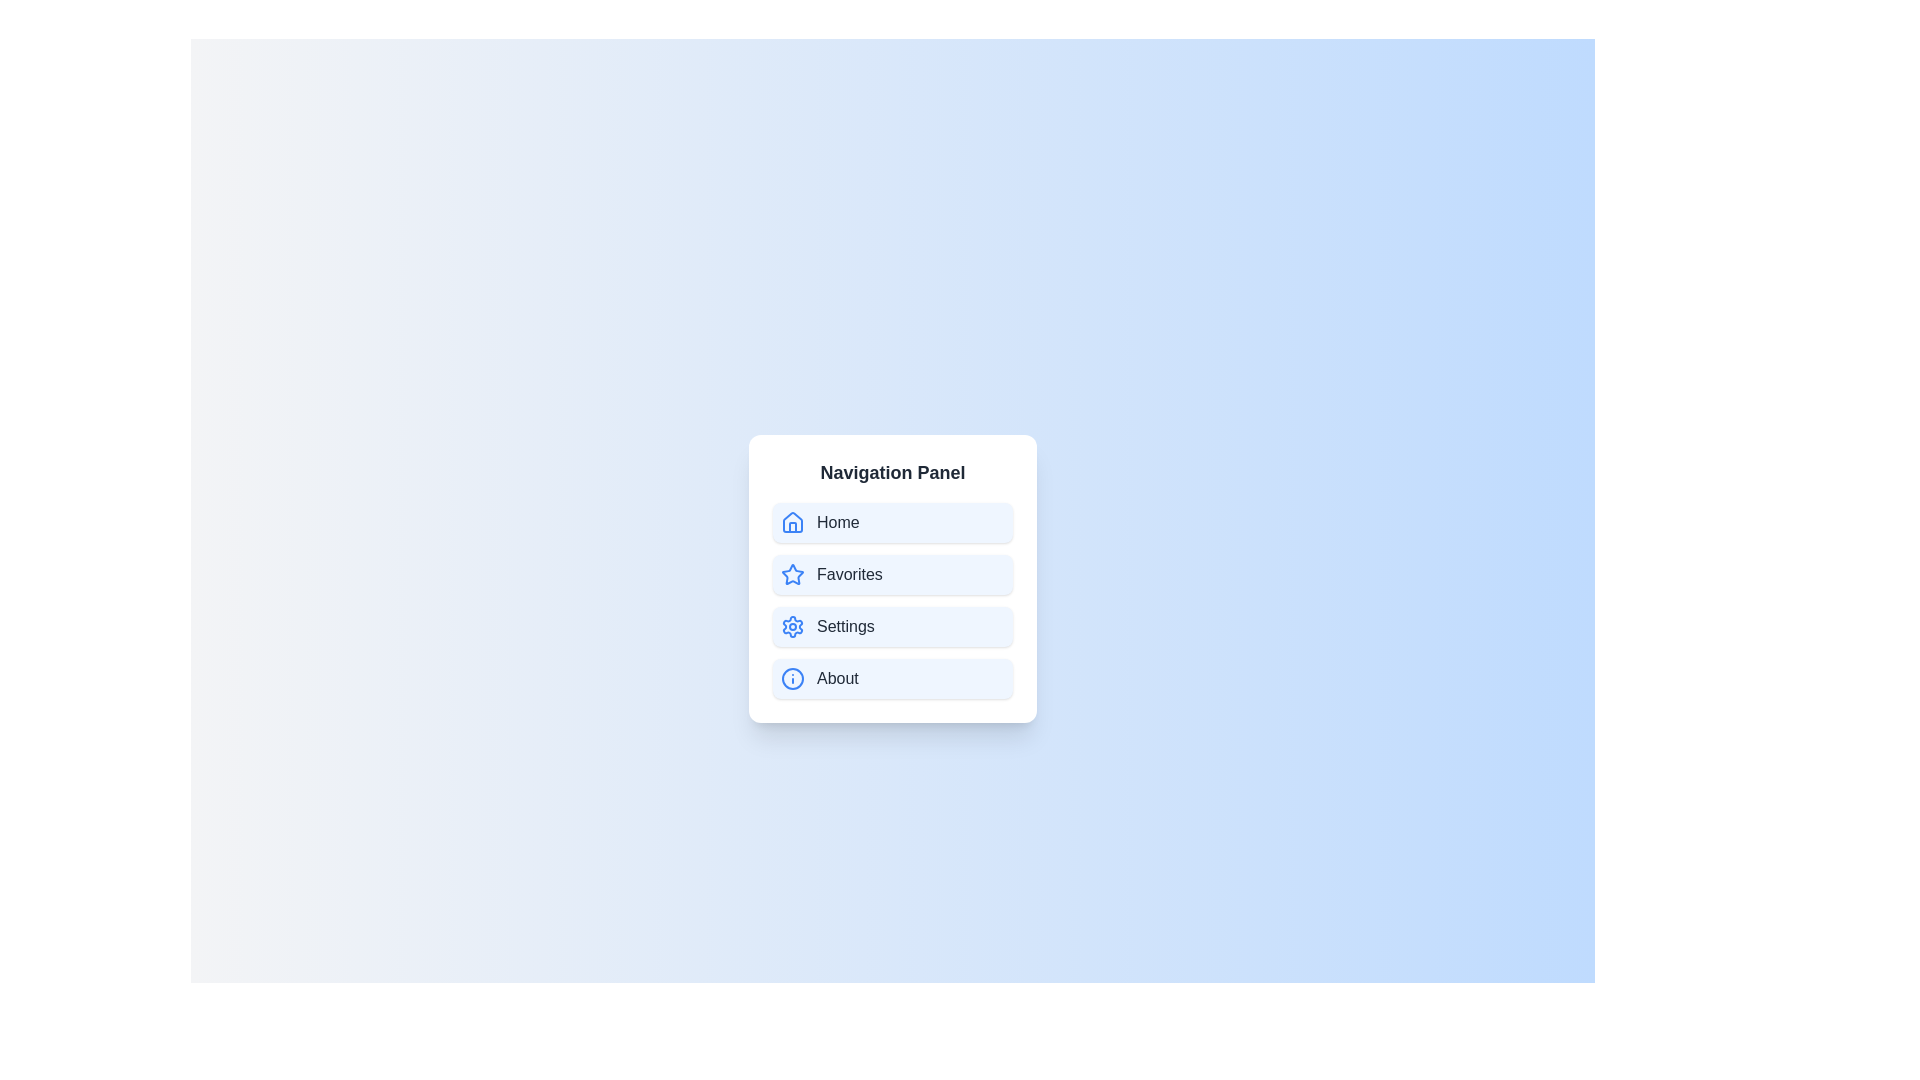 This screenshot has width=1920, height=1080. Describe the element at coordinates (845, 626) in the screenshot. I see `the 'Settings' label in the navigation panel, which is the third item in the vertical list and styled in dark gray with a medium-weight font` at that location.